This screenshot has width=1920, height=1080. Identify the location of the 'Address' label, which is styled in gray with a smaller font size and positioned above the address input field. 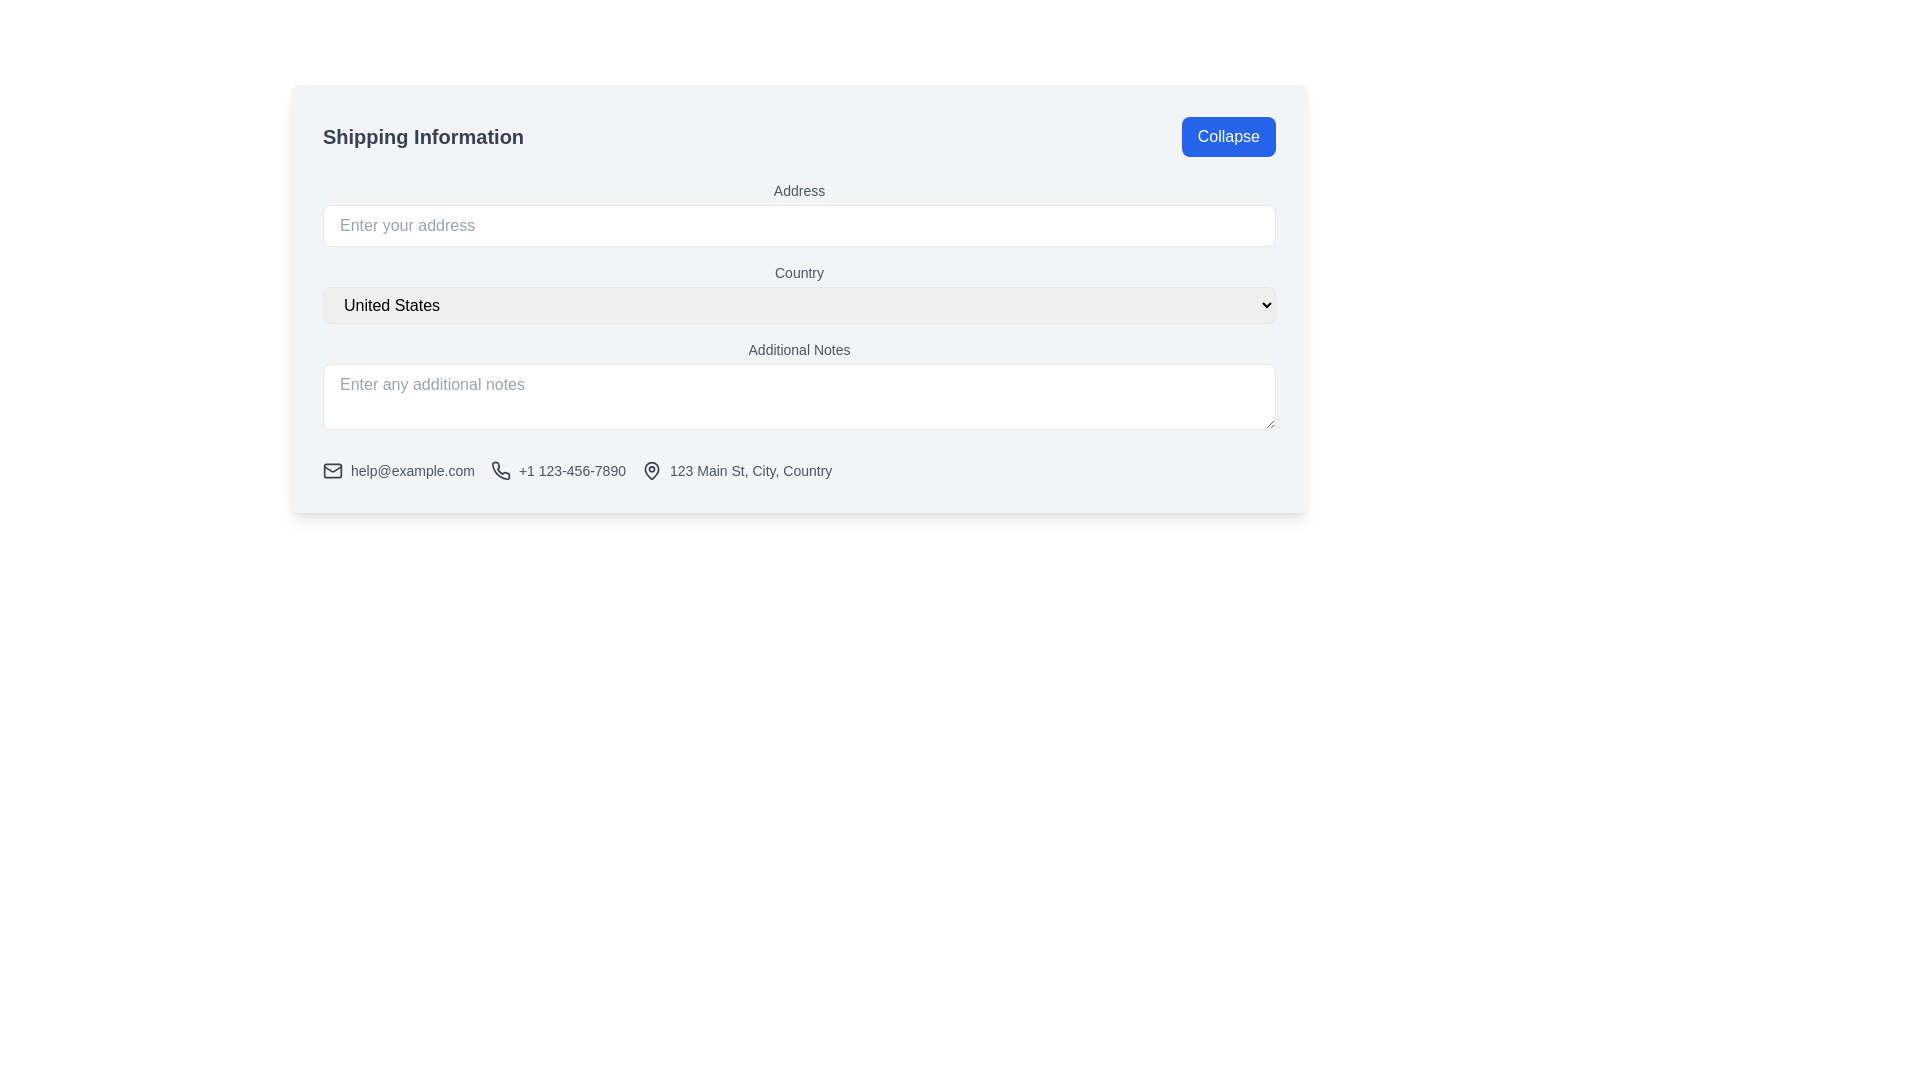
(798, 191).